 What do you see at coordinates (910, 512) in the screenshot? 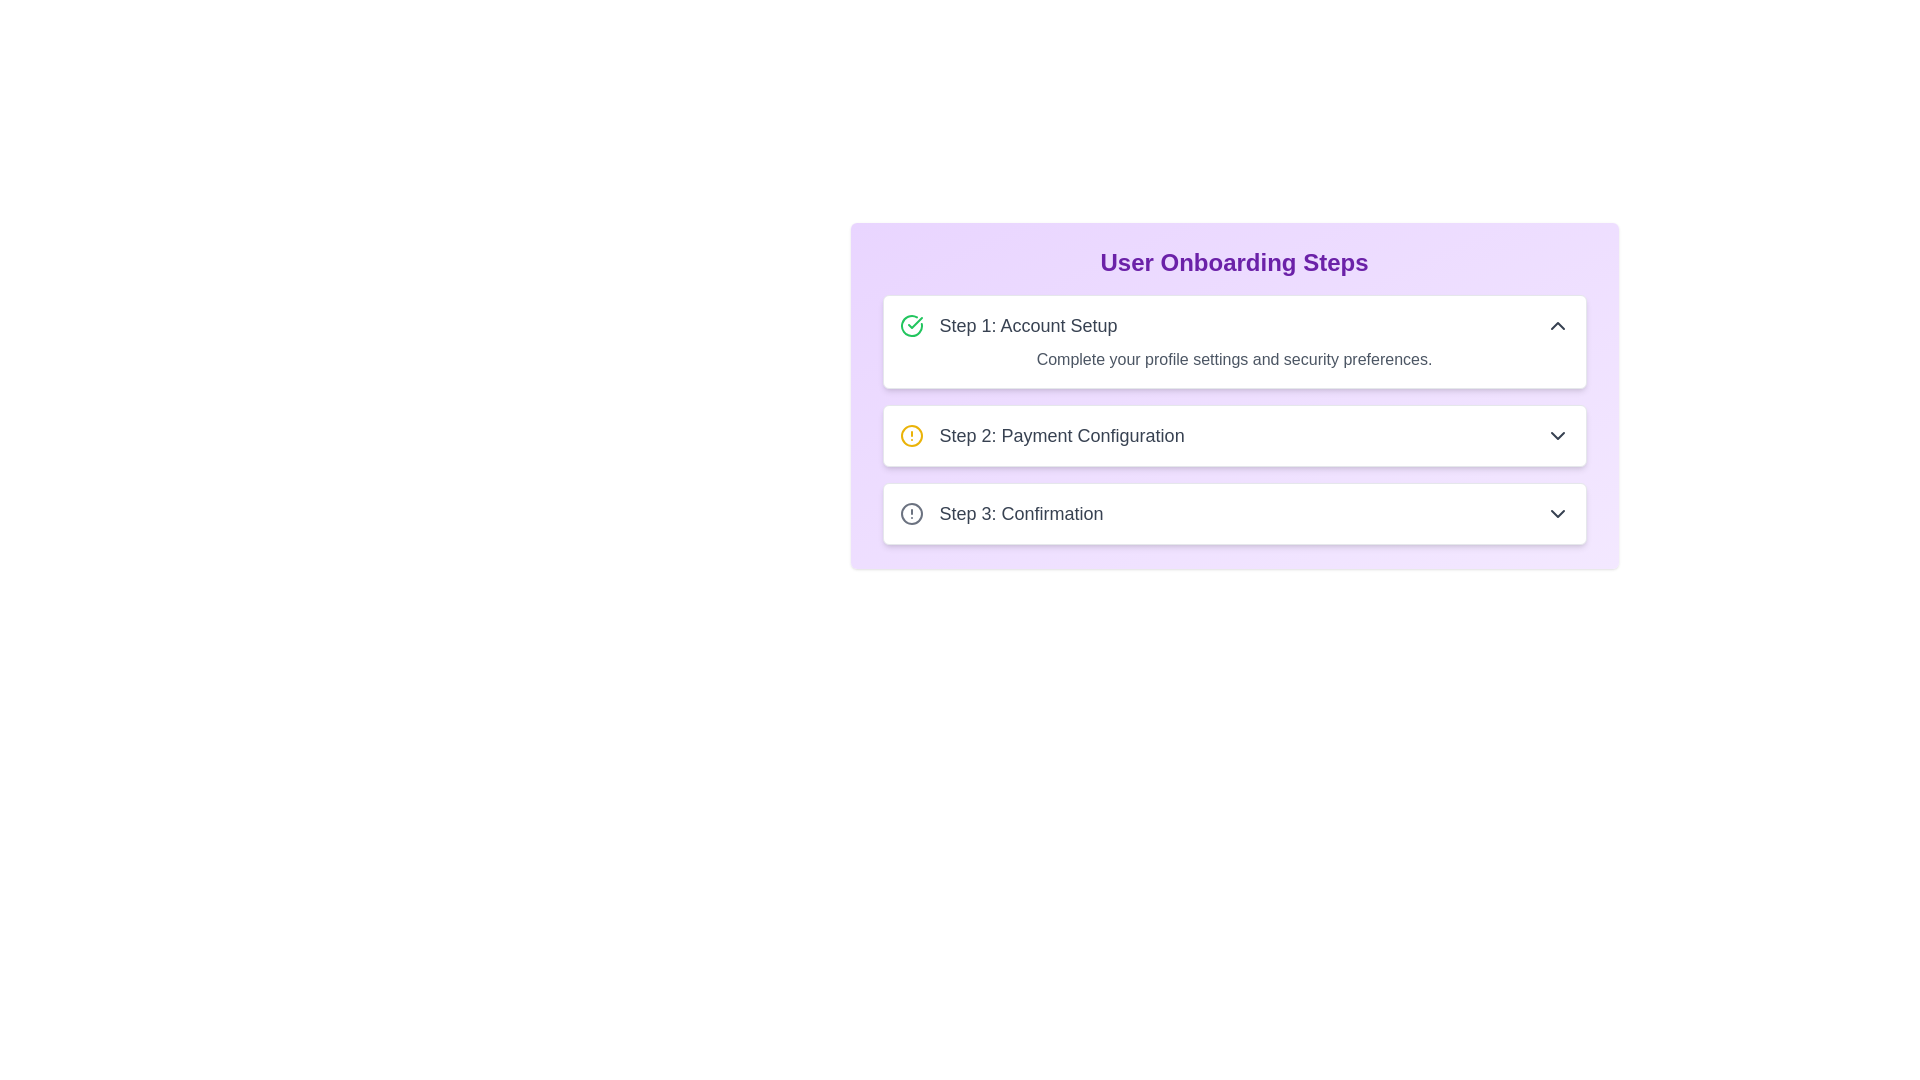
I see `the circular SVG element that forms the base of the Step 3 icon in the onboarding steps component, which has a light gray stroke and a ring-like appearance` at bounding box center [910, 512].